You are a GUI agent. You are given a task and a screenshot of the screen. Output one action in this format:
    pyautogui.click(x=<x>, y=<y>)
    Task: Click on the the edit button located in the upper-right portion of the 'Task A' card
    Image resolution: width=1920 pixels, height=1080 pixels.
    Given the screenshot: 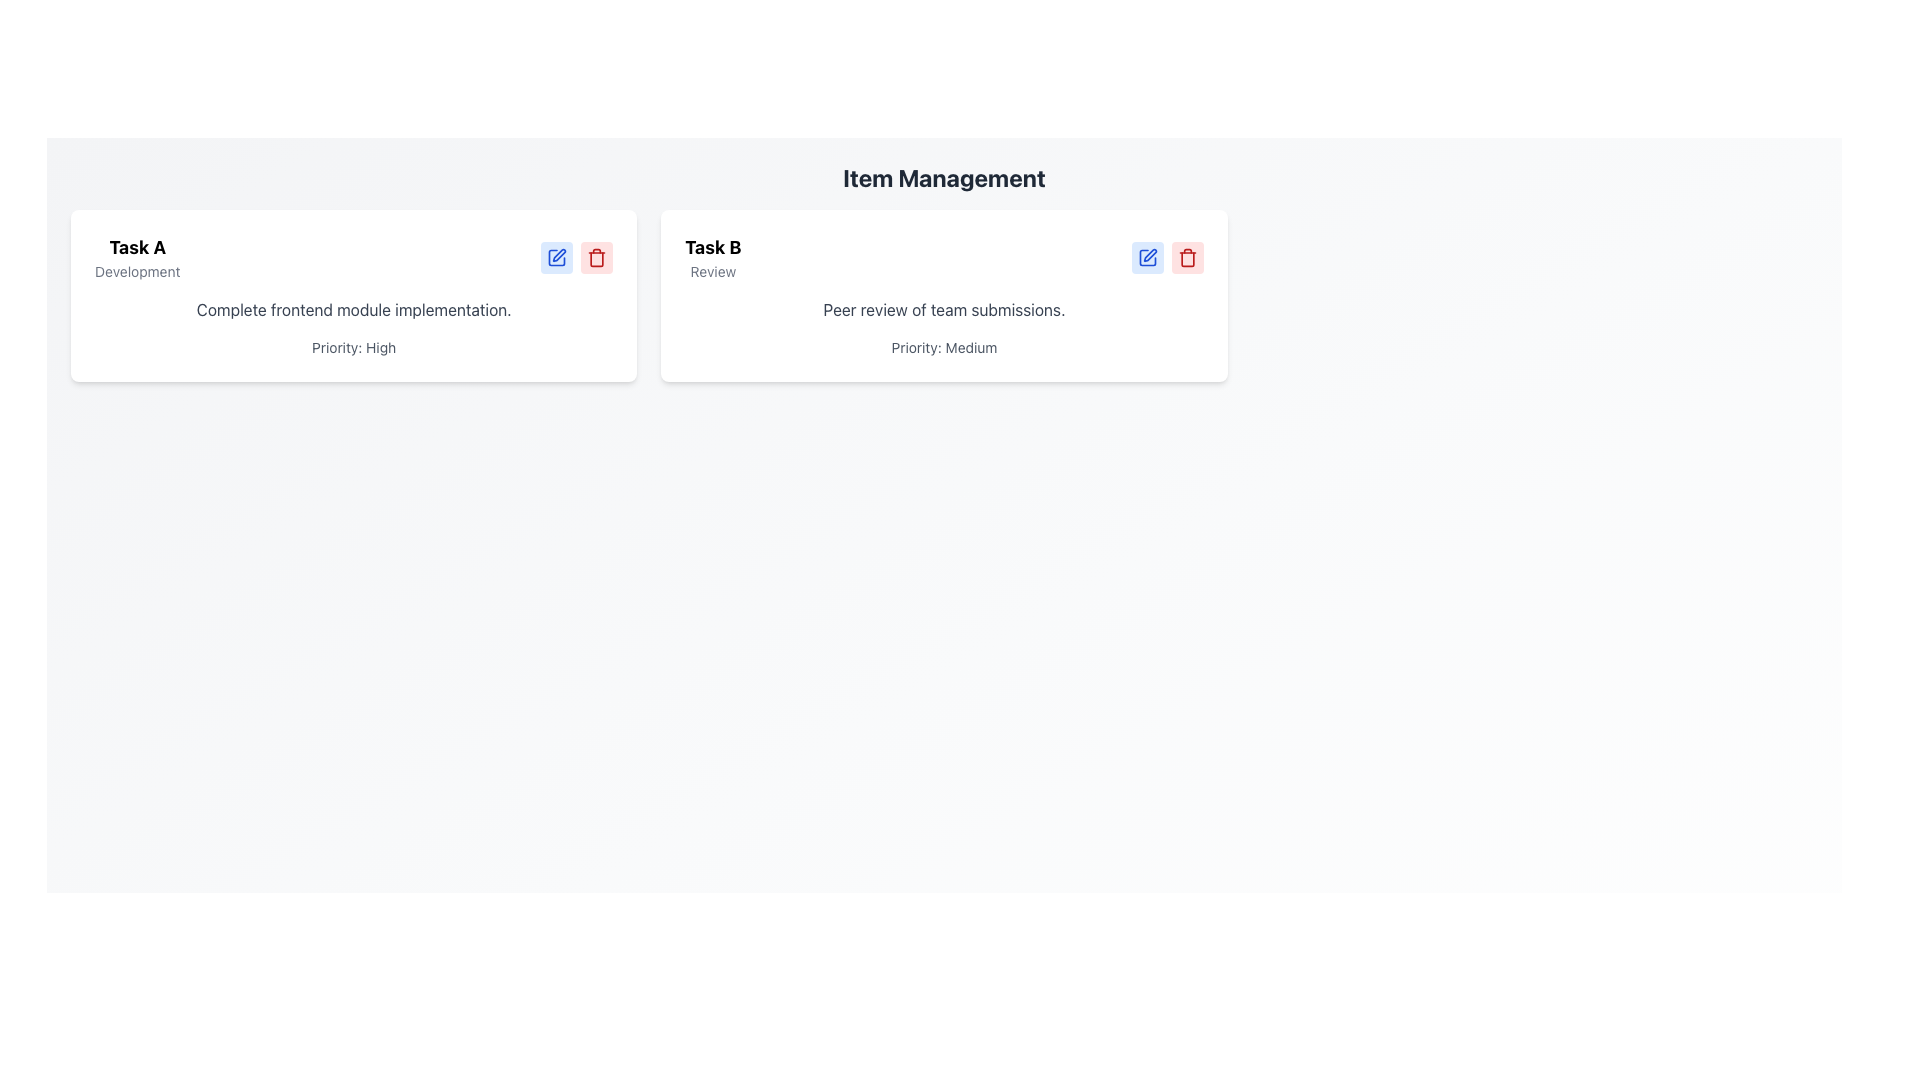 What is the action you would take?
    pyautogui.click(x=557, y=257)
    